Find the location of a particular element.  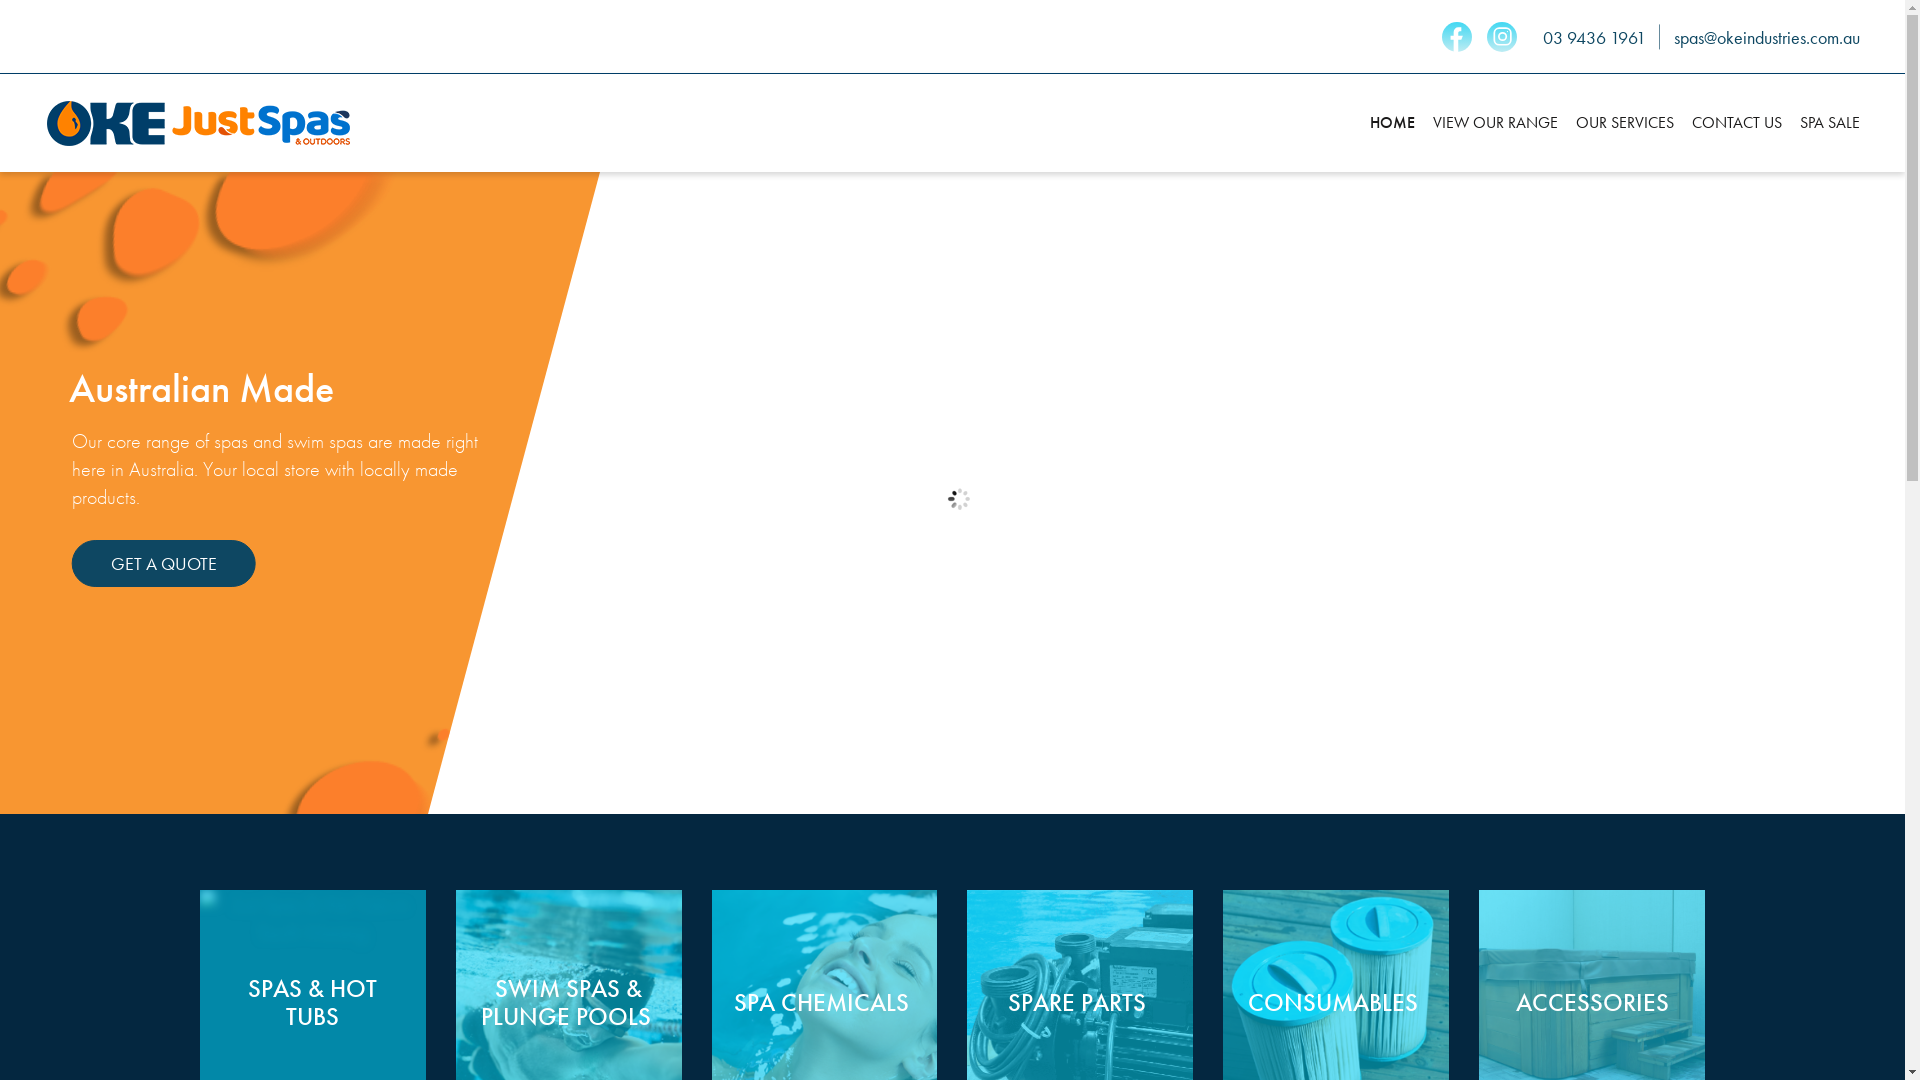

'spas@okeindustries.com.au' is located at coordinates (1766, 37).